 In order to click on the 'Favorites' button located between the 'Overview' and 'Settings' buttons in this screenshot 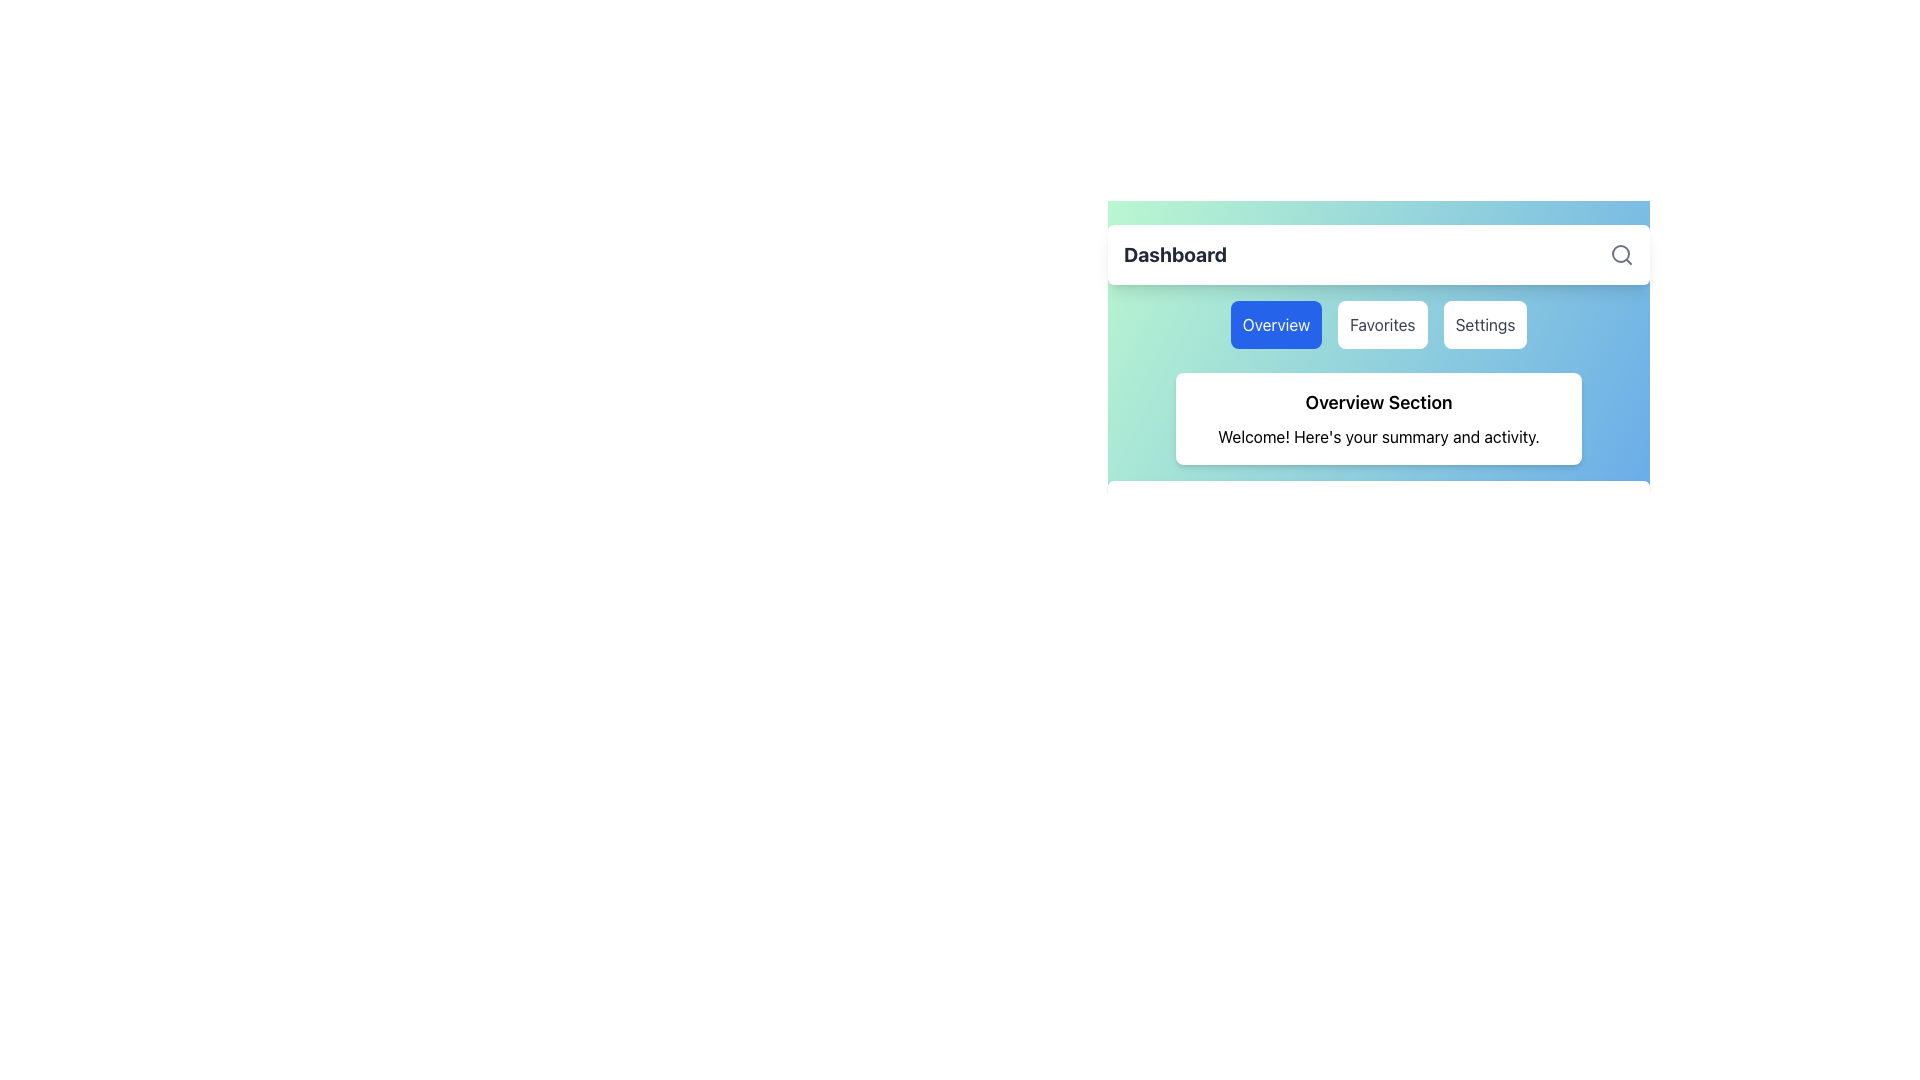, I will do `click(1377, 334)`.